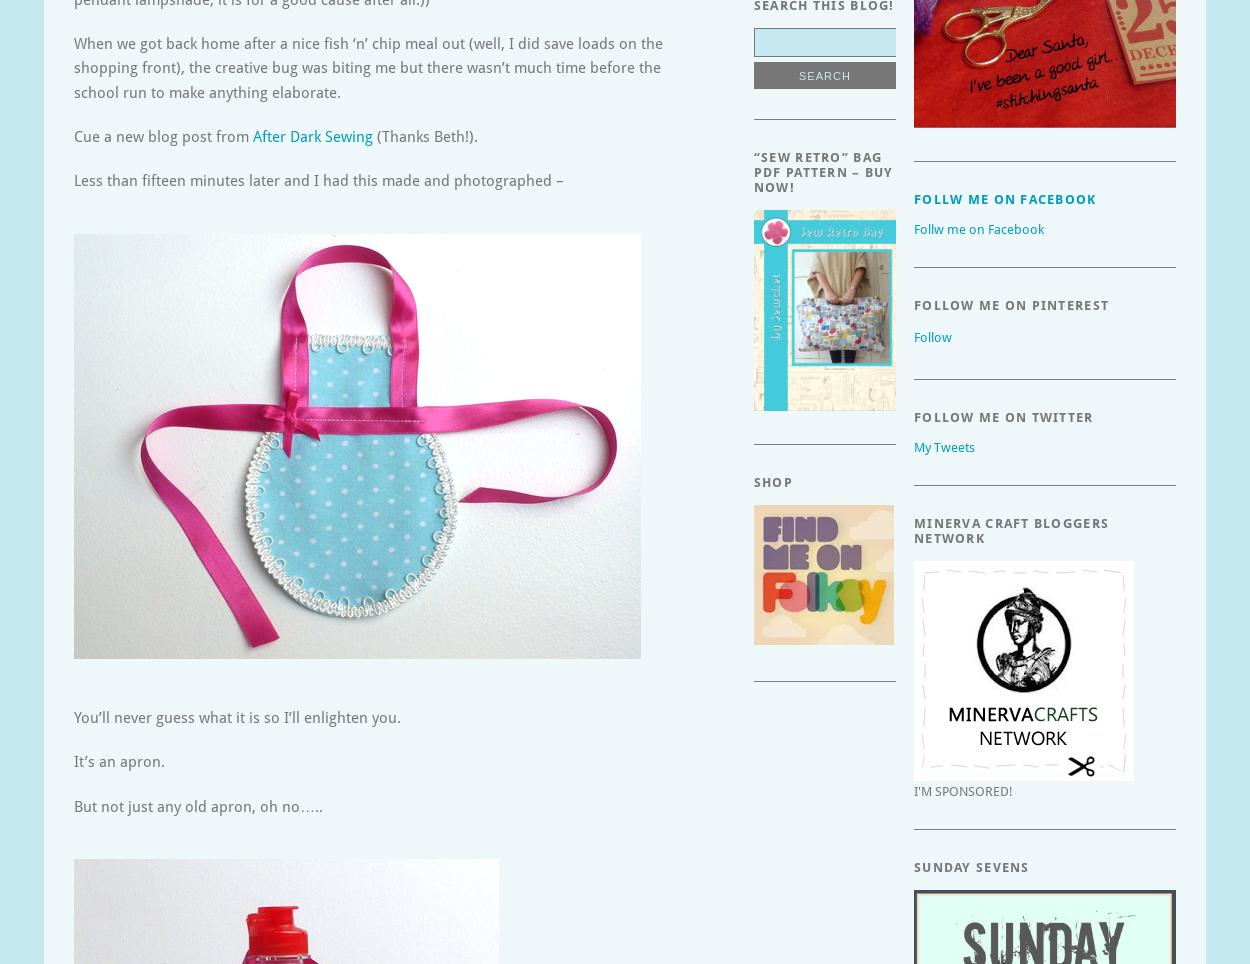 The height and width of the screenshot is (964, 1250). I want to click on 'Sunday Sevens', so click(970, 866).